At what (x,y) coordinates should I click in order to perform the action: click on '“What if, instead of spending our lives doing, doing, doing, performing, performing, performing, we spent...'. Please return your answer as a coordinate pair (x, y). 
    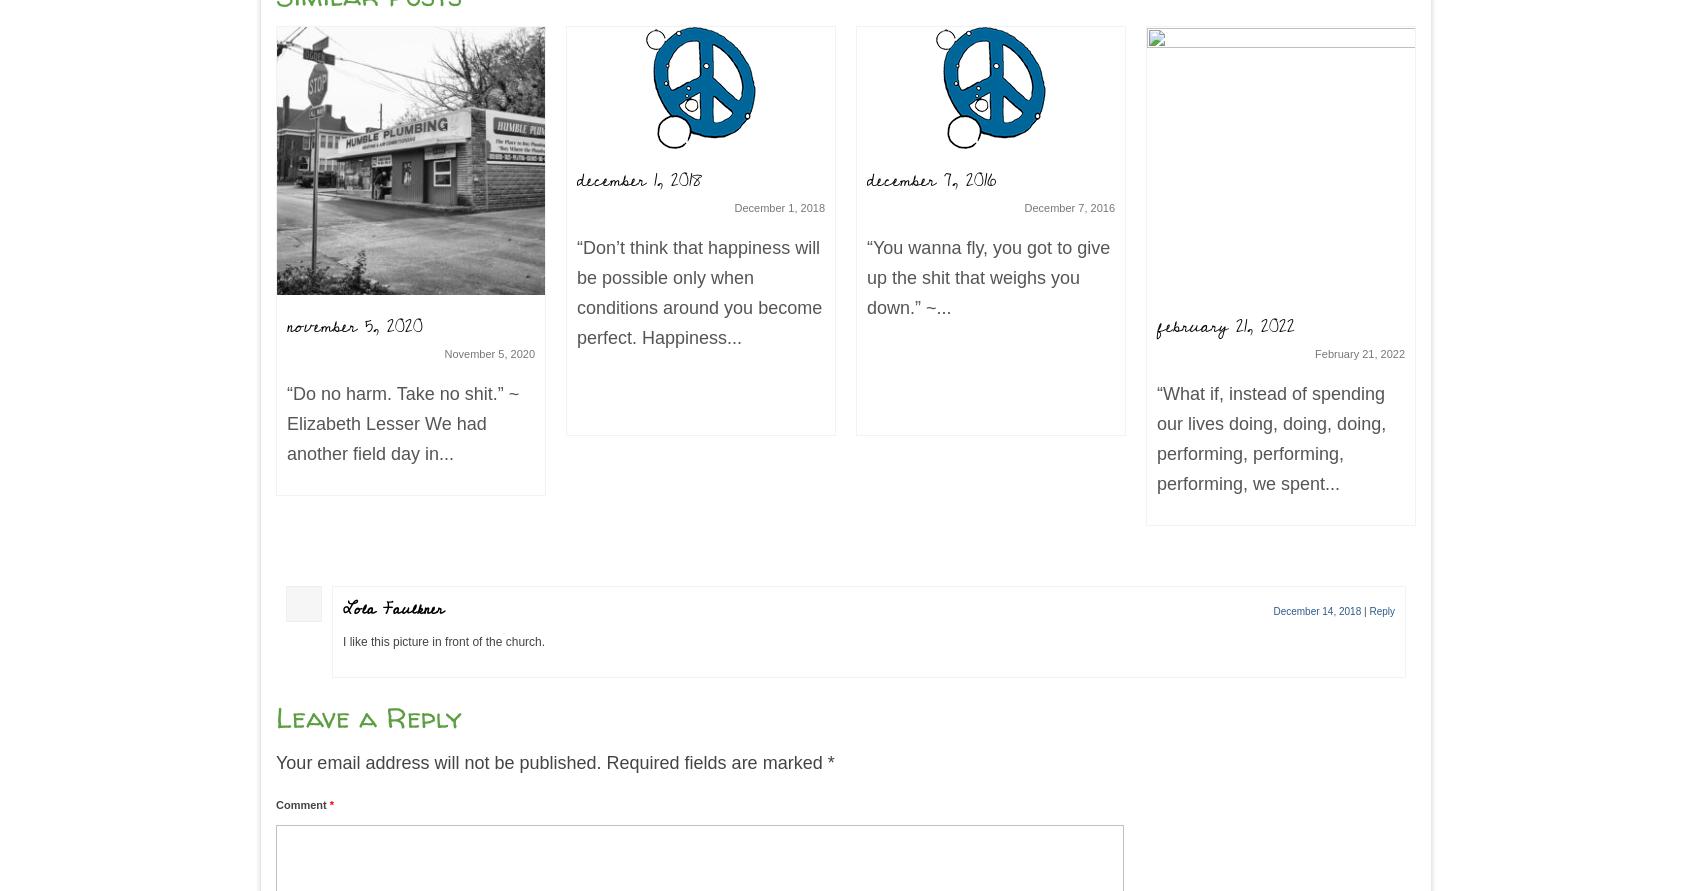
    Looking at the image, I should click on (1155, 438).